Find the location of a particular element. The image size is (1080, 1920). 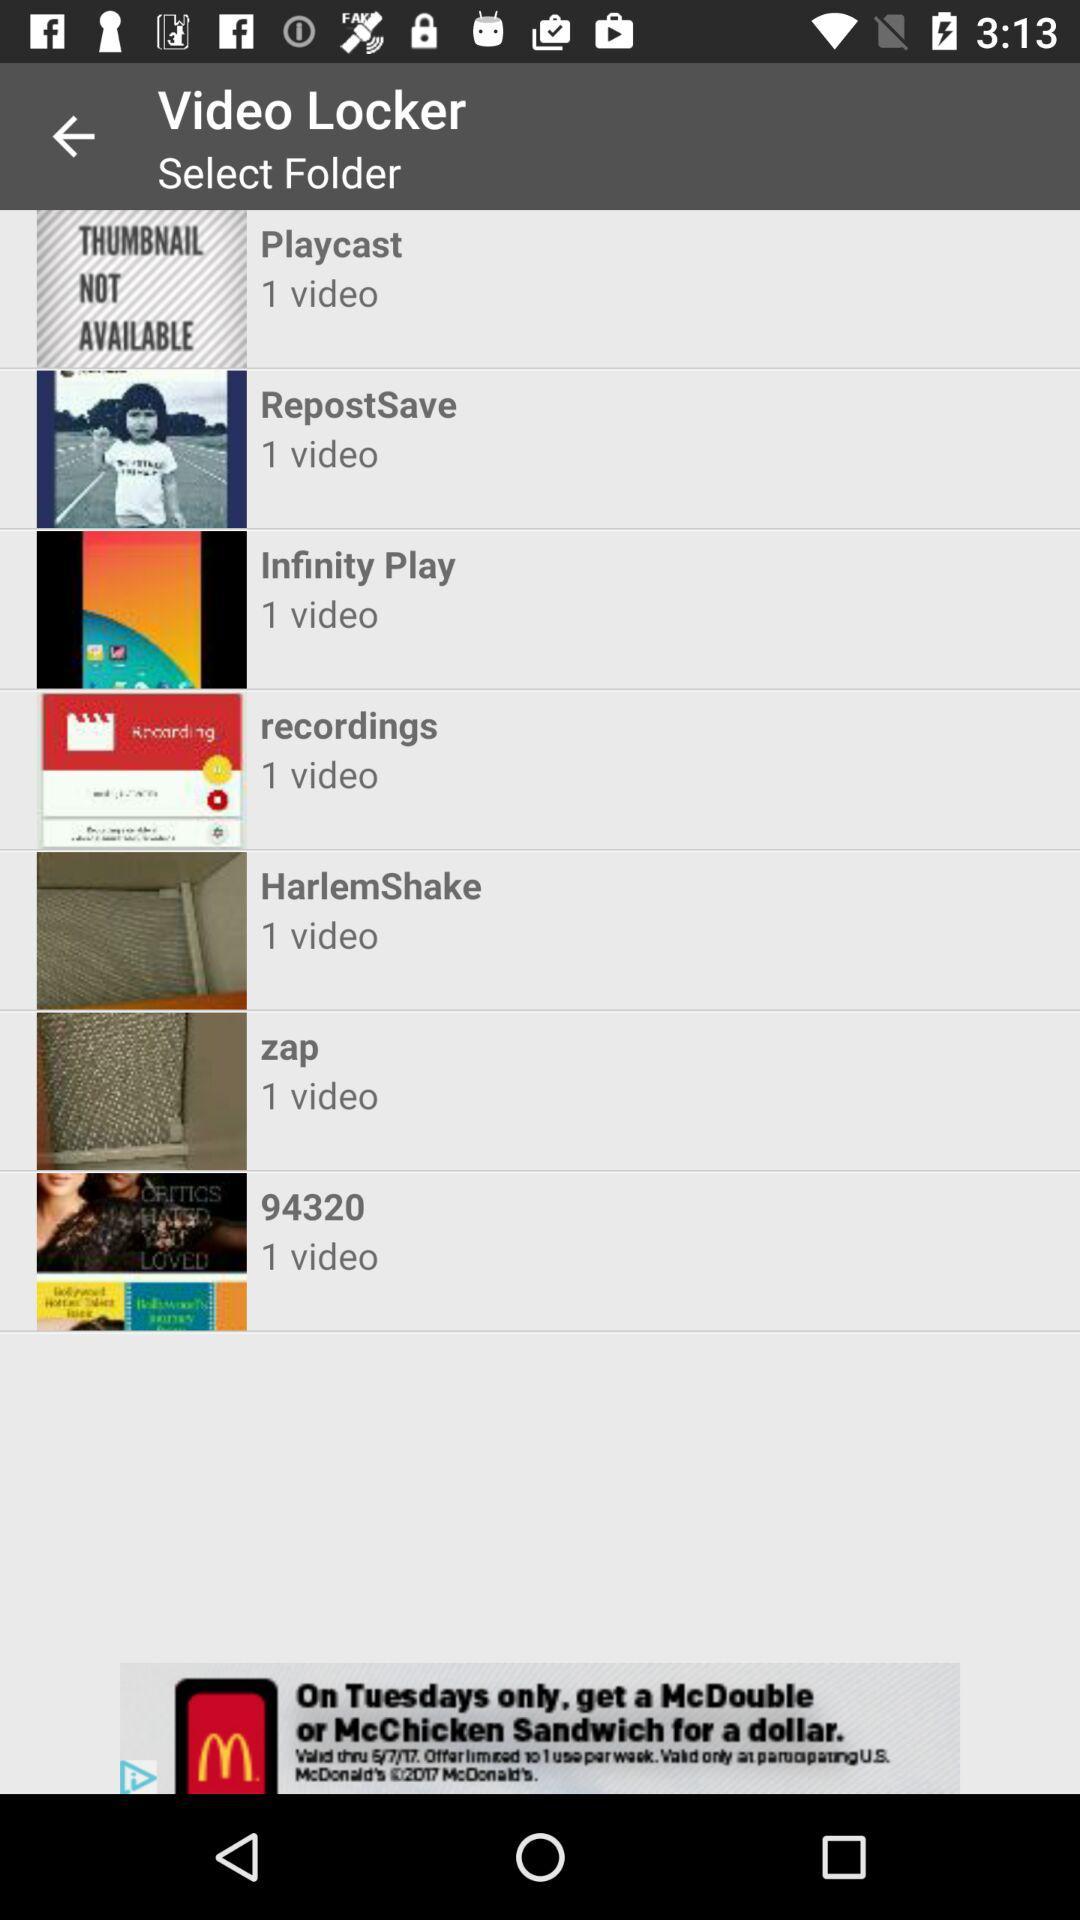

the icon above 1 video item is located at coordinates (521, 563).